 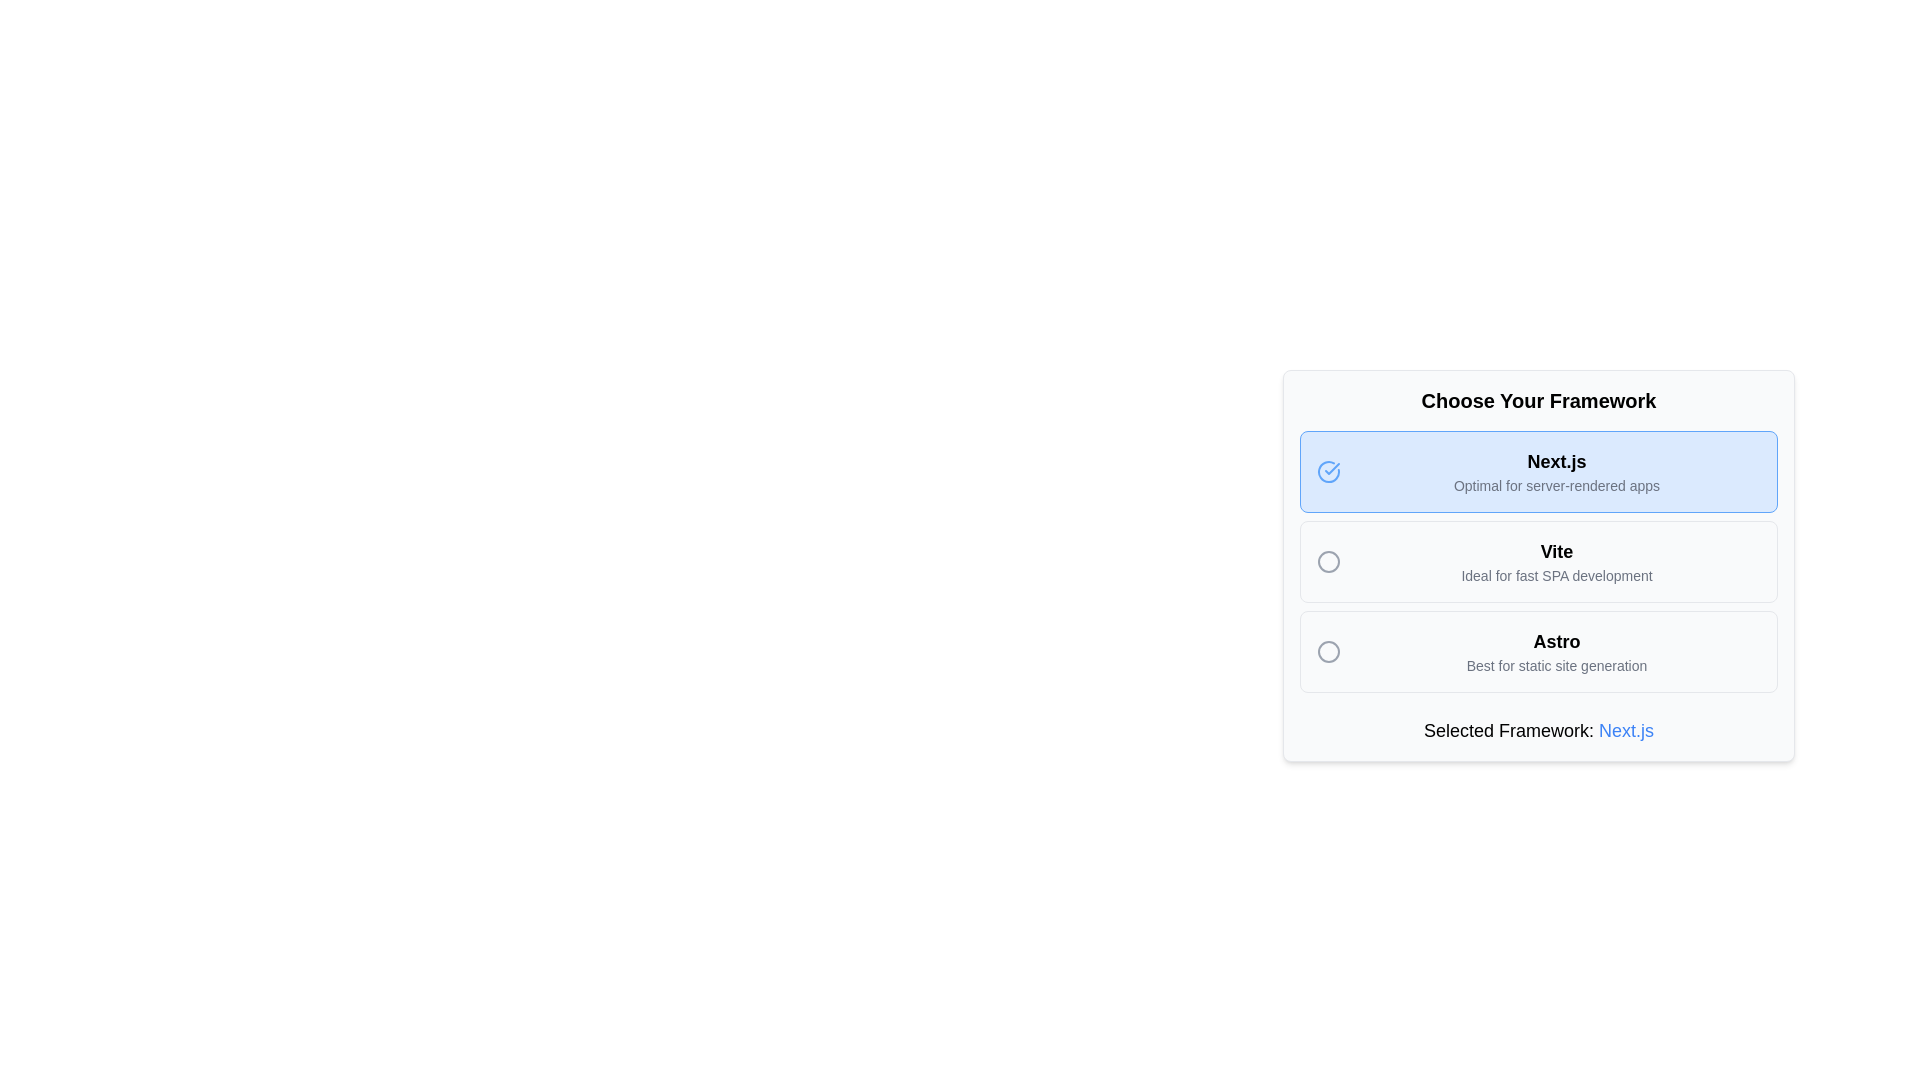 What do you see at coordinates (1555, 471) in the screenshot?
I see `the Text Display element titled 'Next.js' with a subtitle describing its optimal use for server-rendered apps, which is centrally placed within the highlighted blue box in the 'Choose Your Framework' selection list` at bounding box center [1555, 471].